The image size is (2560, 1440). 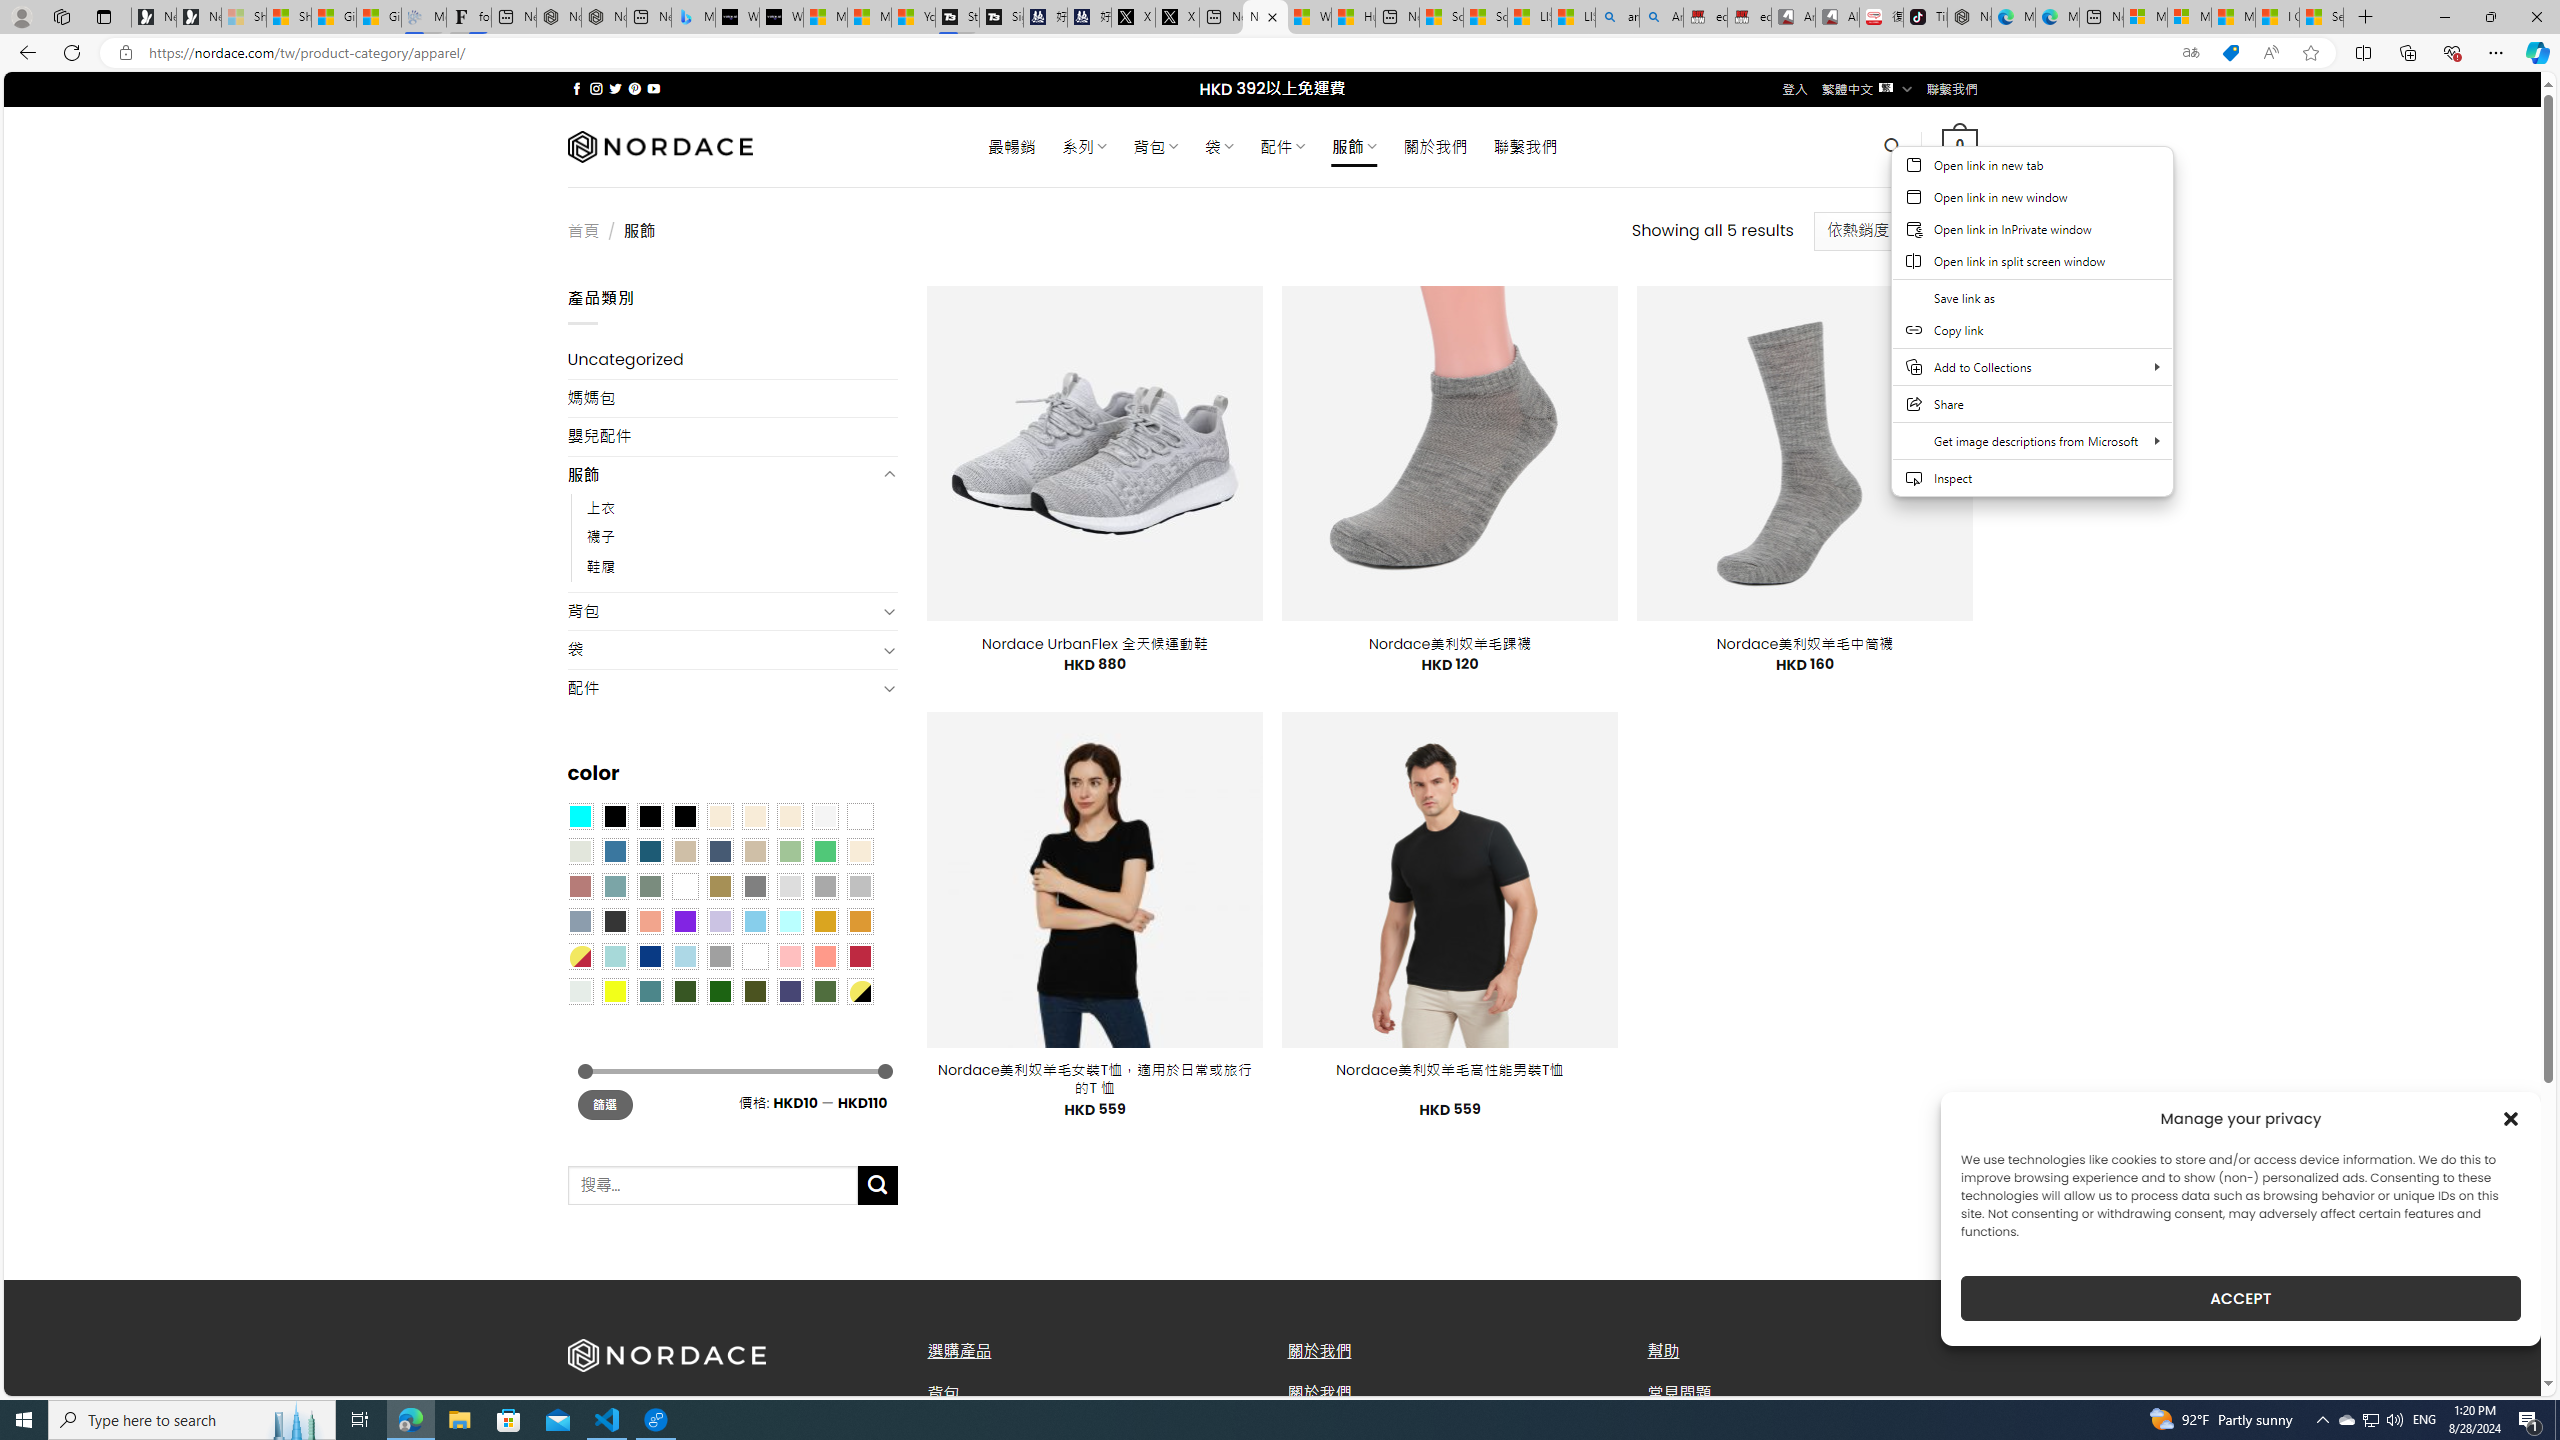 I want to click on 'Add to Collections', so click(x=2031, y=367).